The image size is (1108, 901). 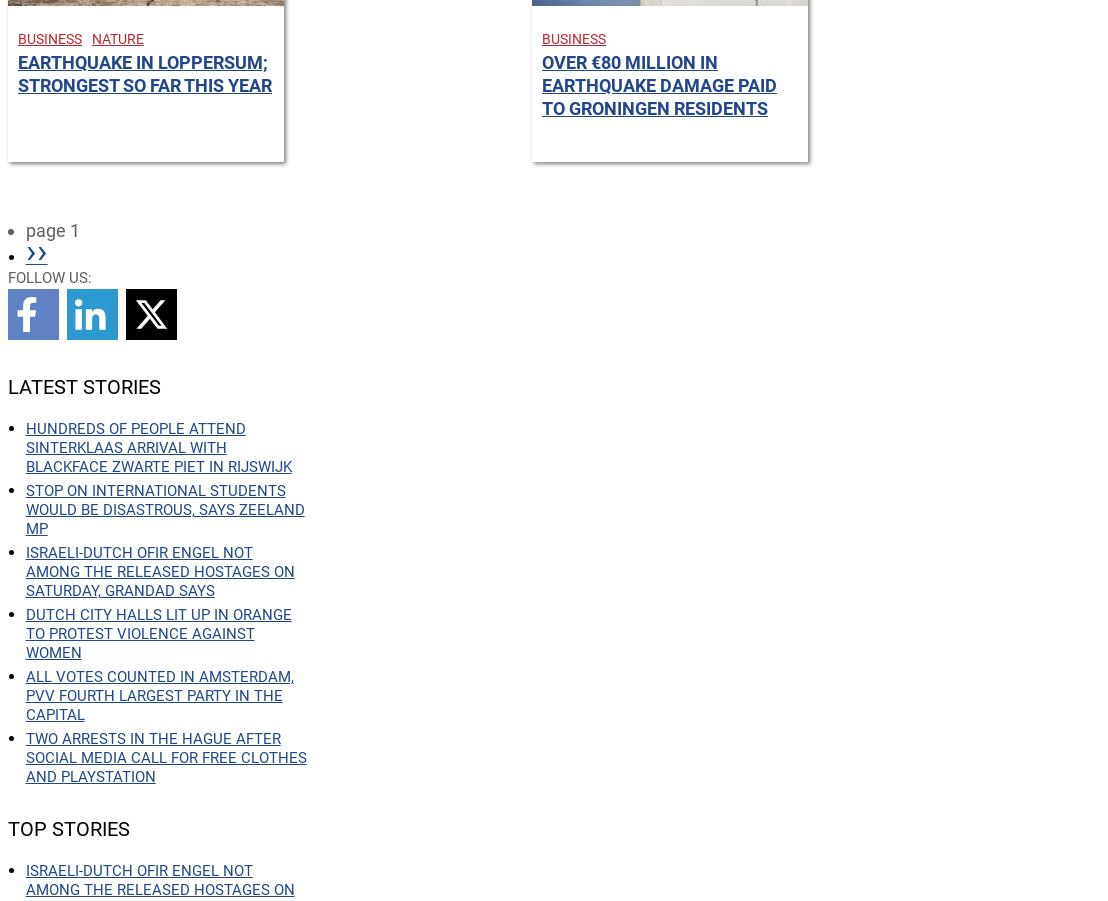 What do you see at coordinates (48, 277) in the screenshot?
I see `'Follow us:'` at bounding box center [48, 277].